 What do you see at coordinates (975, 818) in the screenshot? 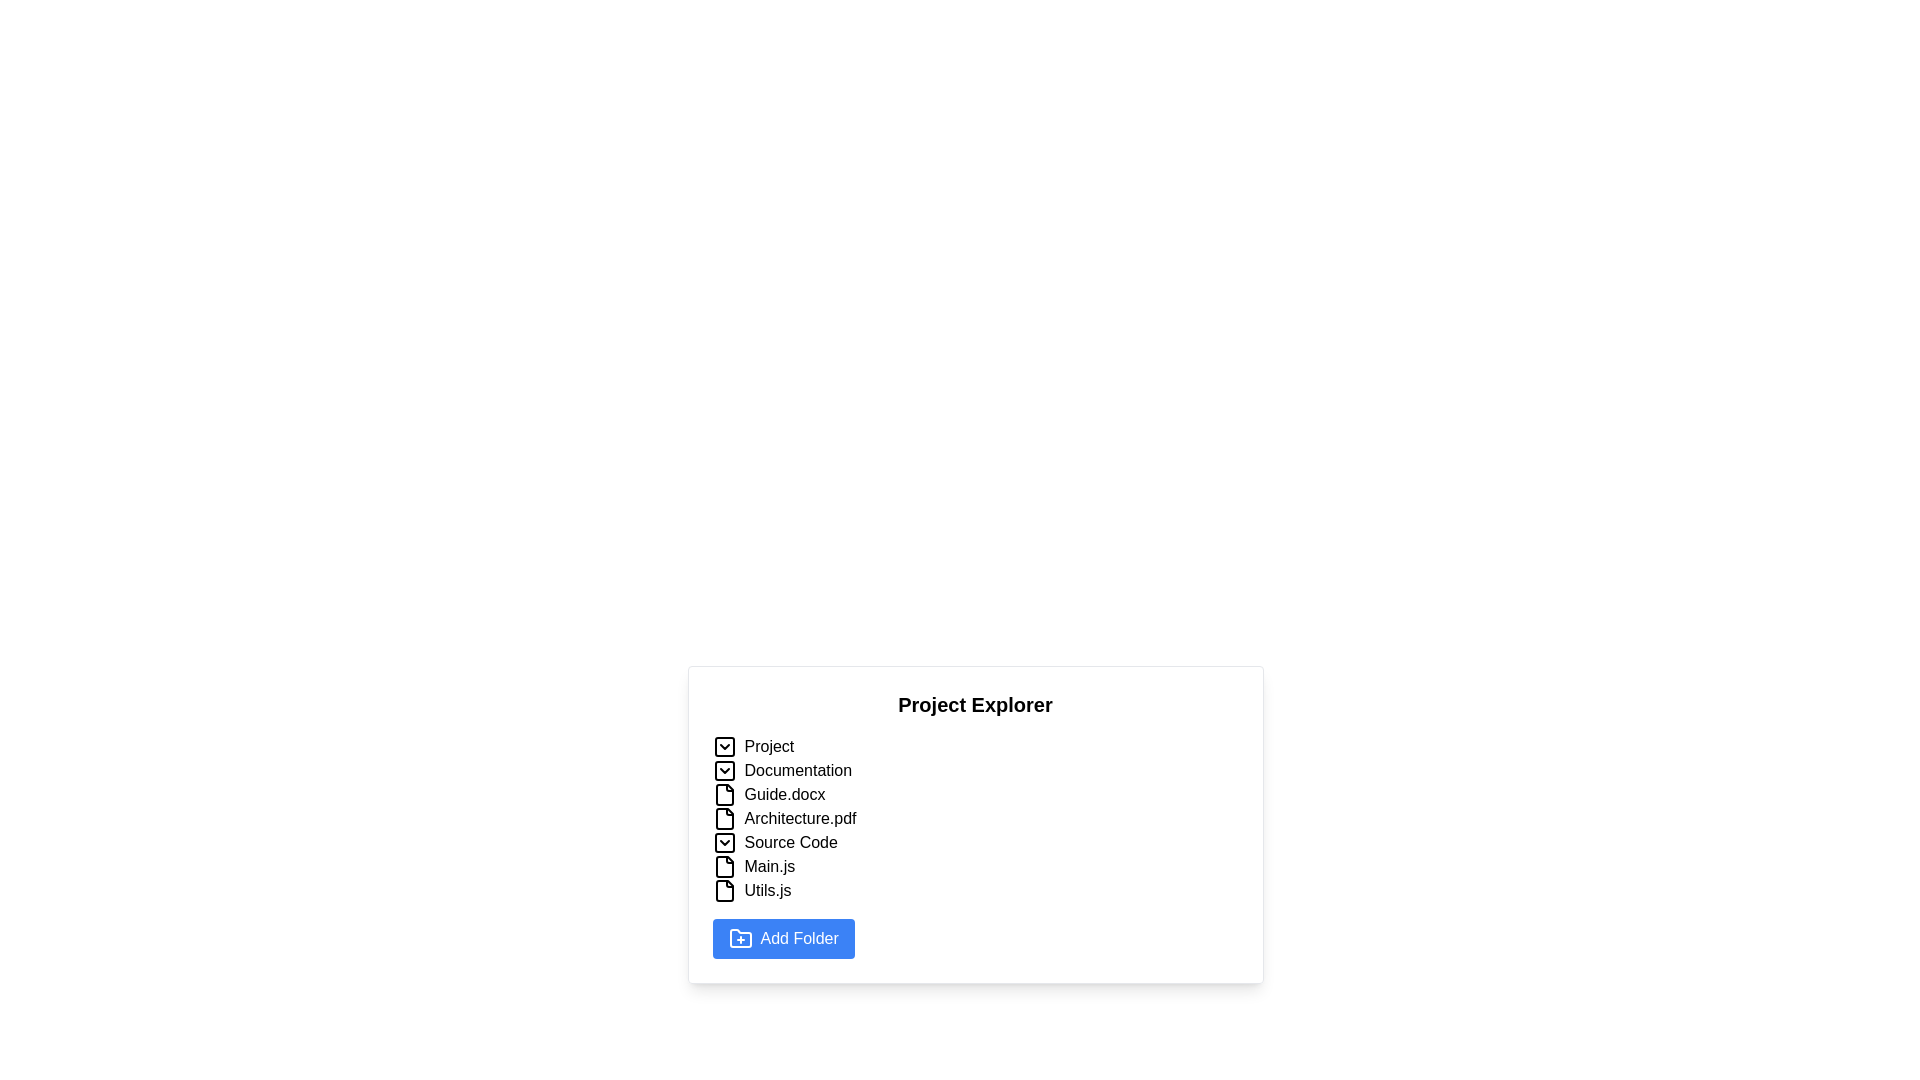
I see `the file entry 'Architecture.pdf' located` at bounding box center [975, 818].